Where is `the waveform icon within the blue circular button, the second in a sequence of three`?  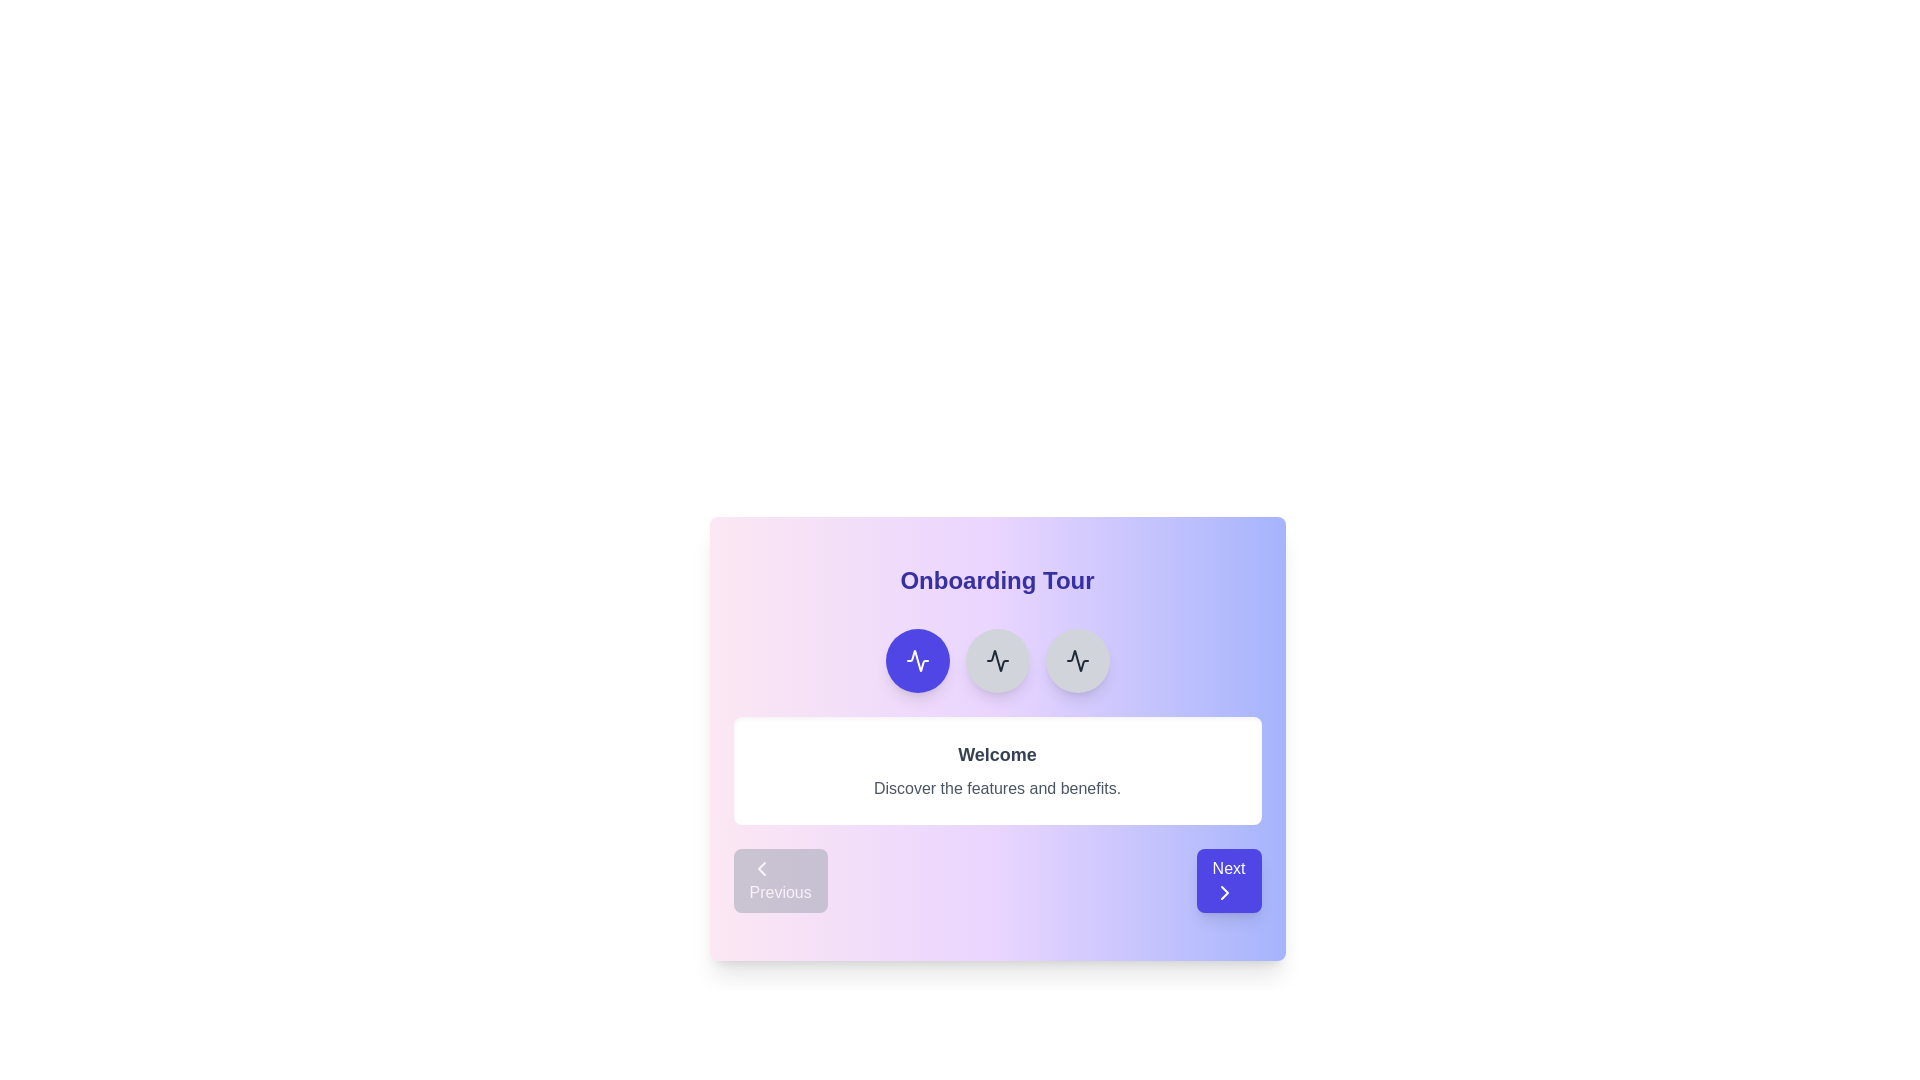
the waveform icon within the blue circular button, the second in a sequence of three is located at coordinates (916, 660).